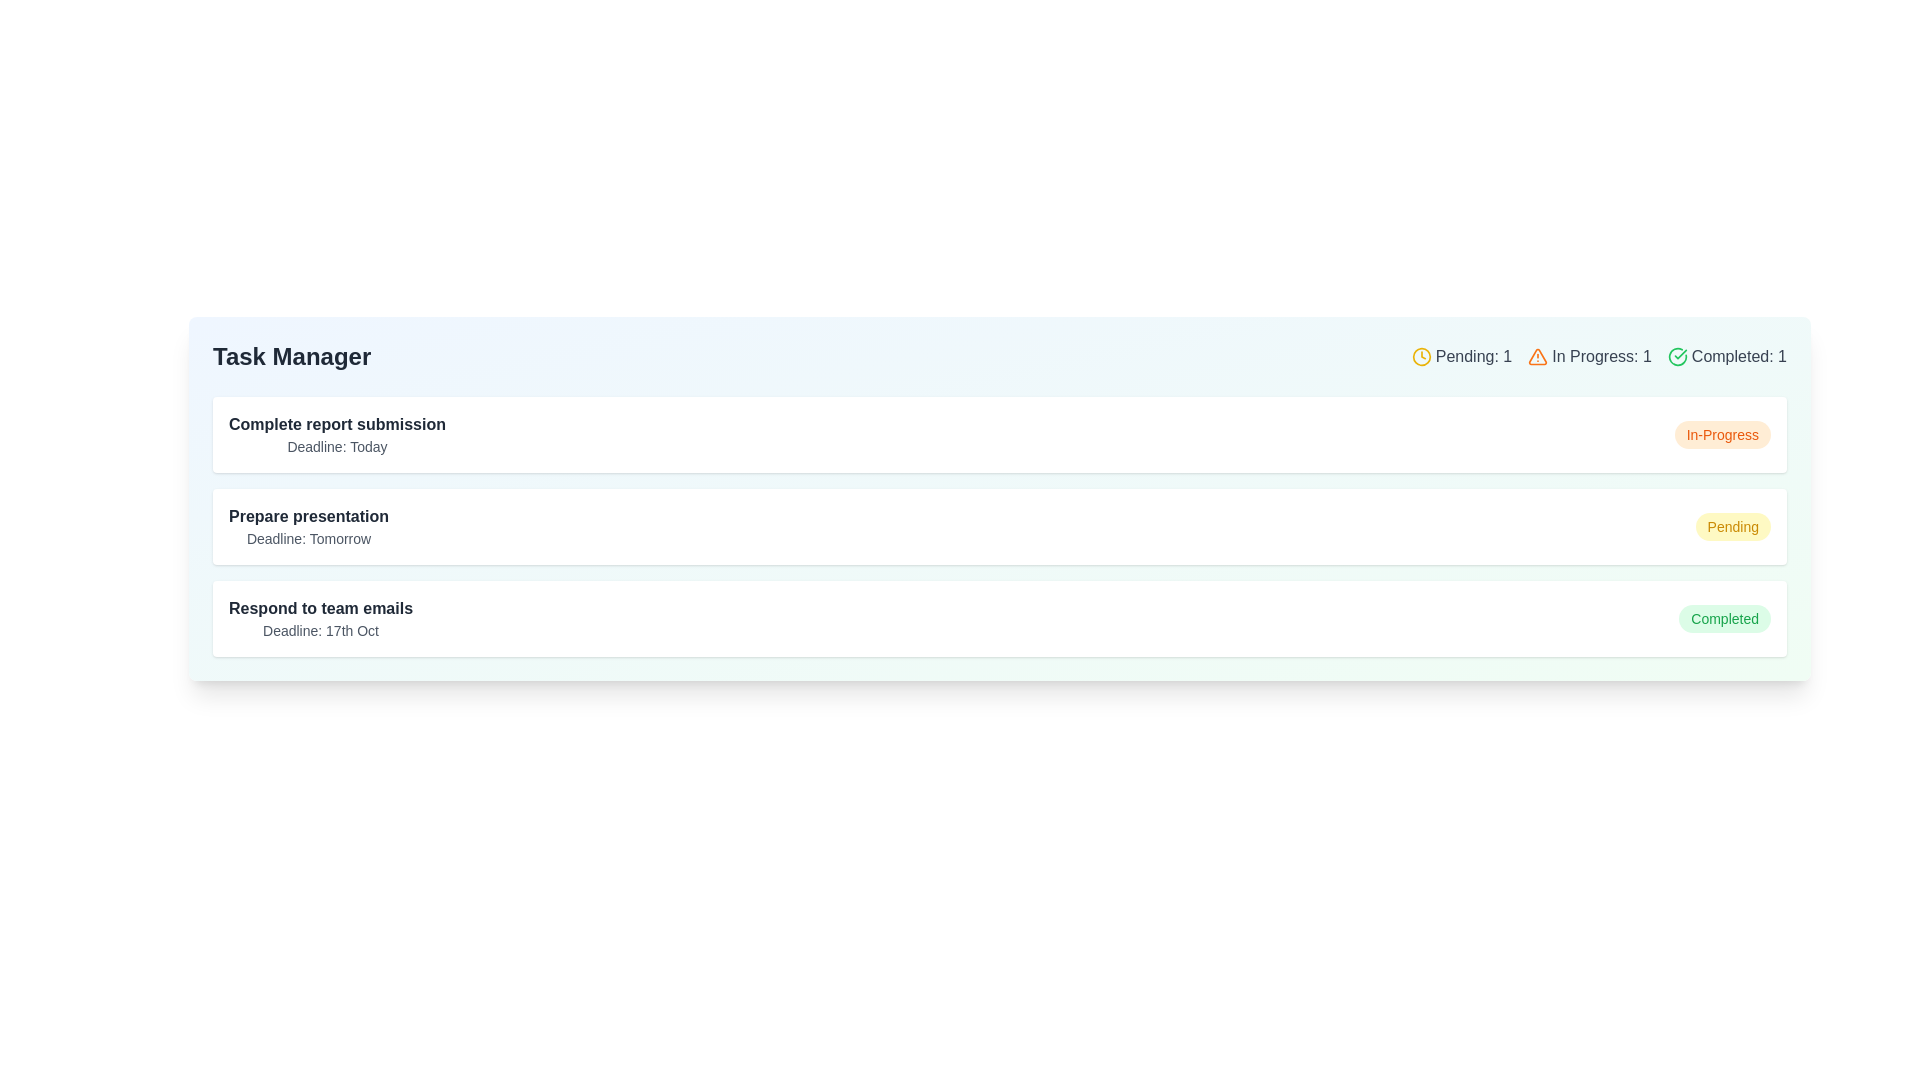 The image size is (1920, 1080). Describe the element at coordinates (1473, 356) in the screenshot. I see `the text label reading 'Pending: 1' that is styled with a light gray font color and located near a clock icon in the status bar` at that location.